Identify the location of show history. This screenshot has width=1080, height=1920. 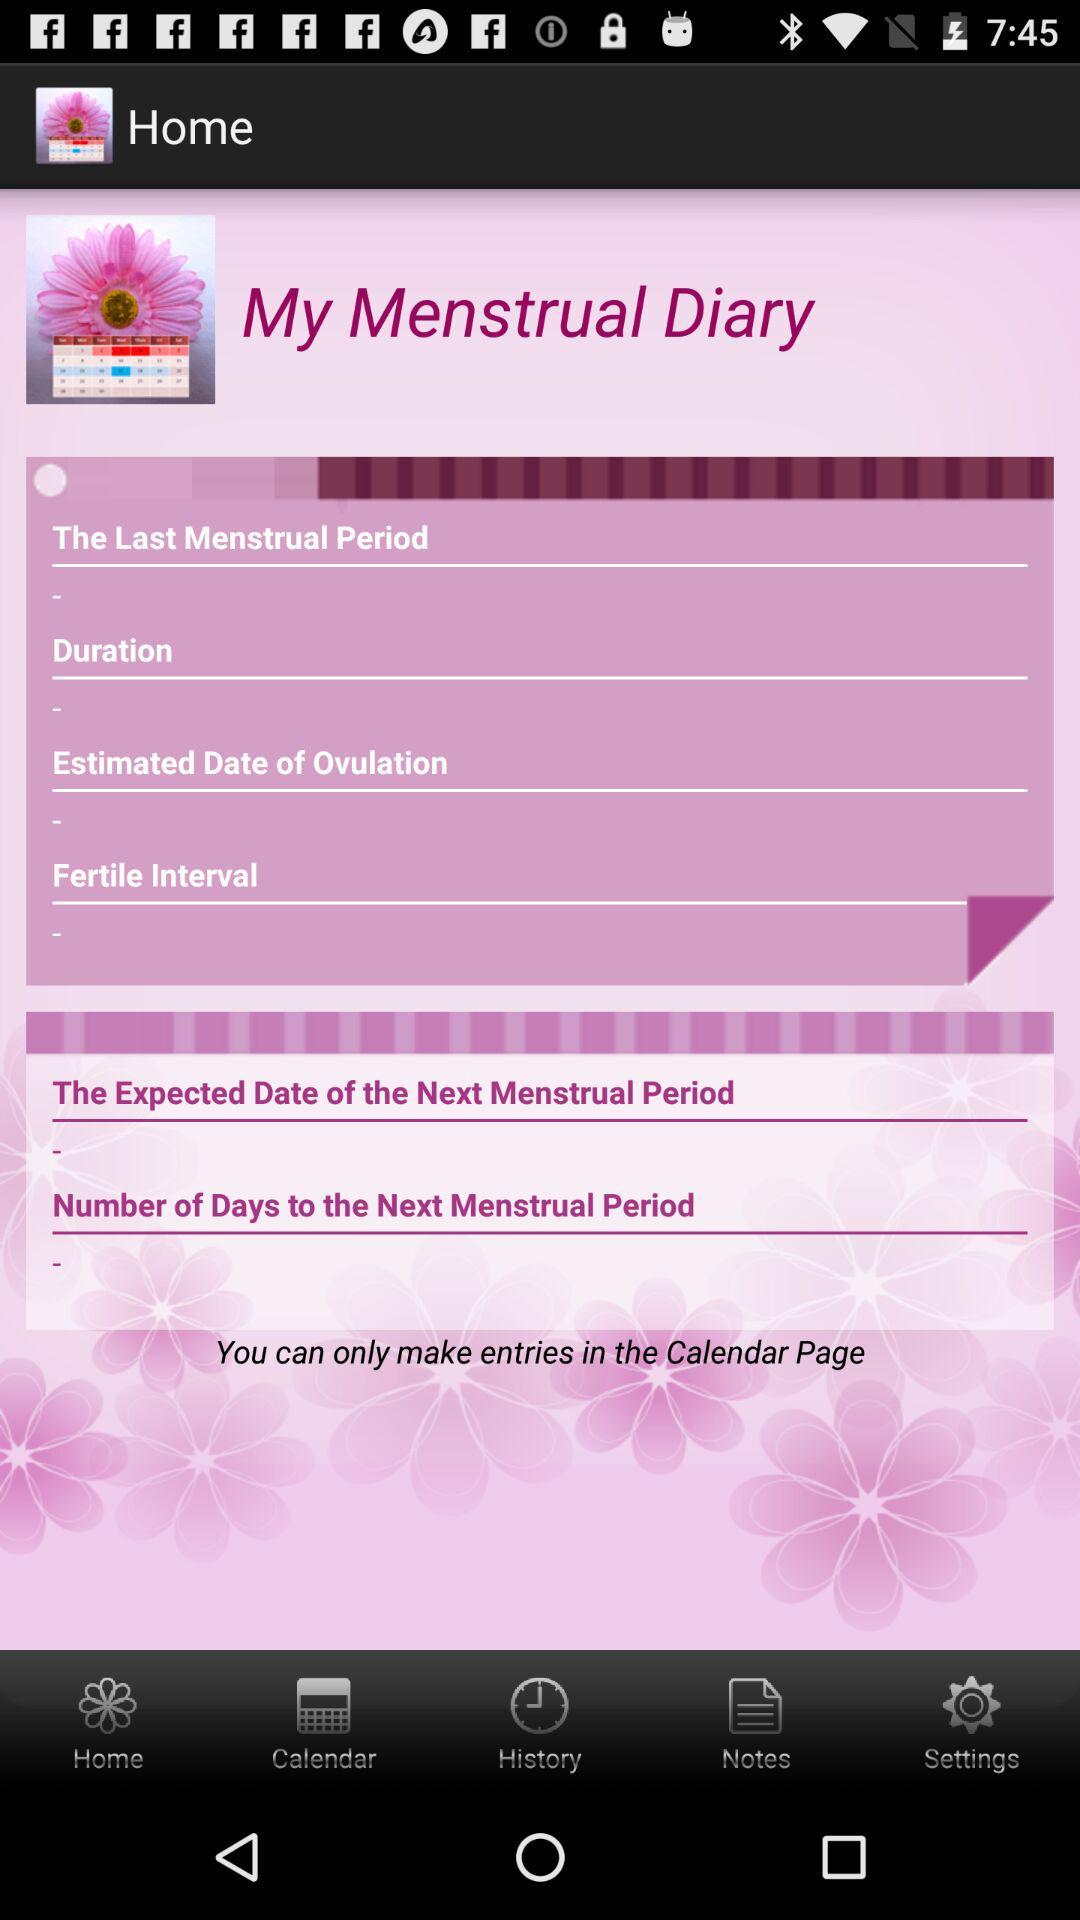
(540, 1721).